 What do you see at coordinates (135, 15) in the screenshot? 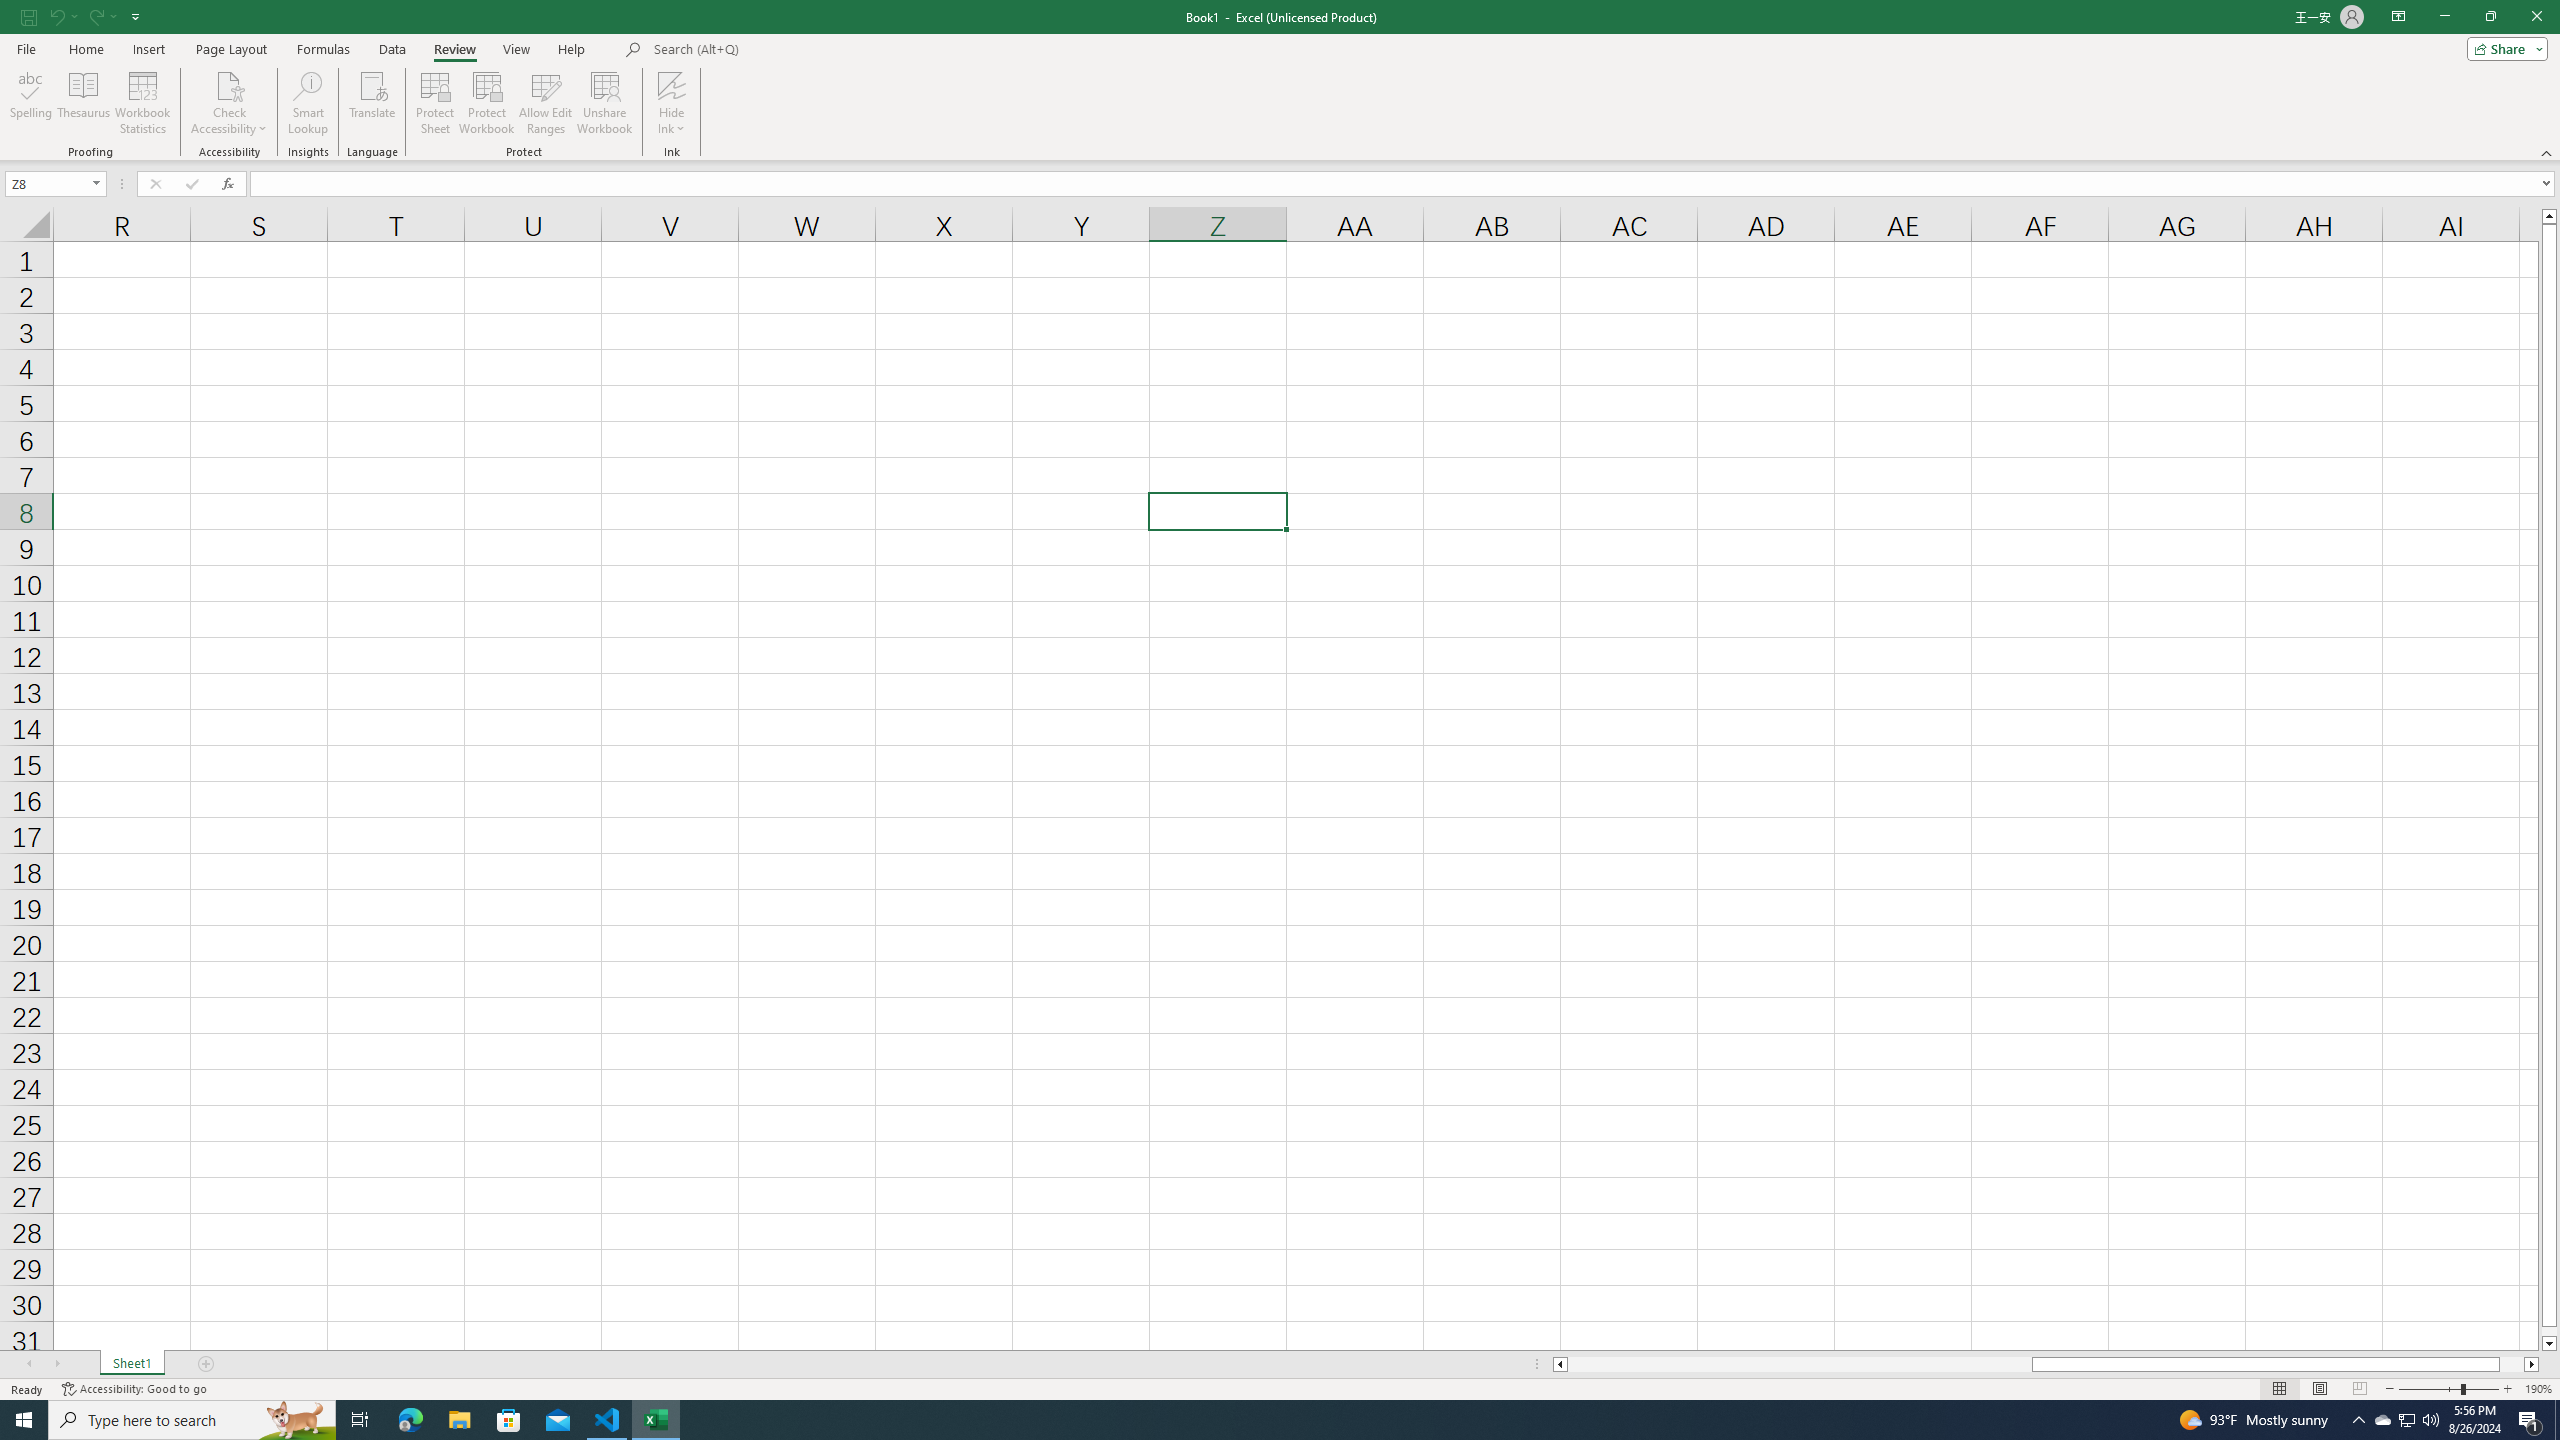
I see `'Customize Quick Access Toolbar'` at bounding box center [135, 15].